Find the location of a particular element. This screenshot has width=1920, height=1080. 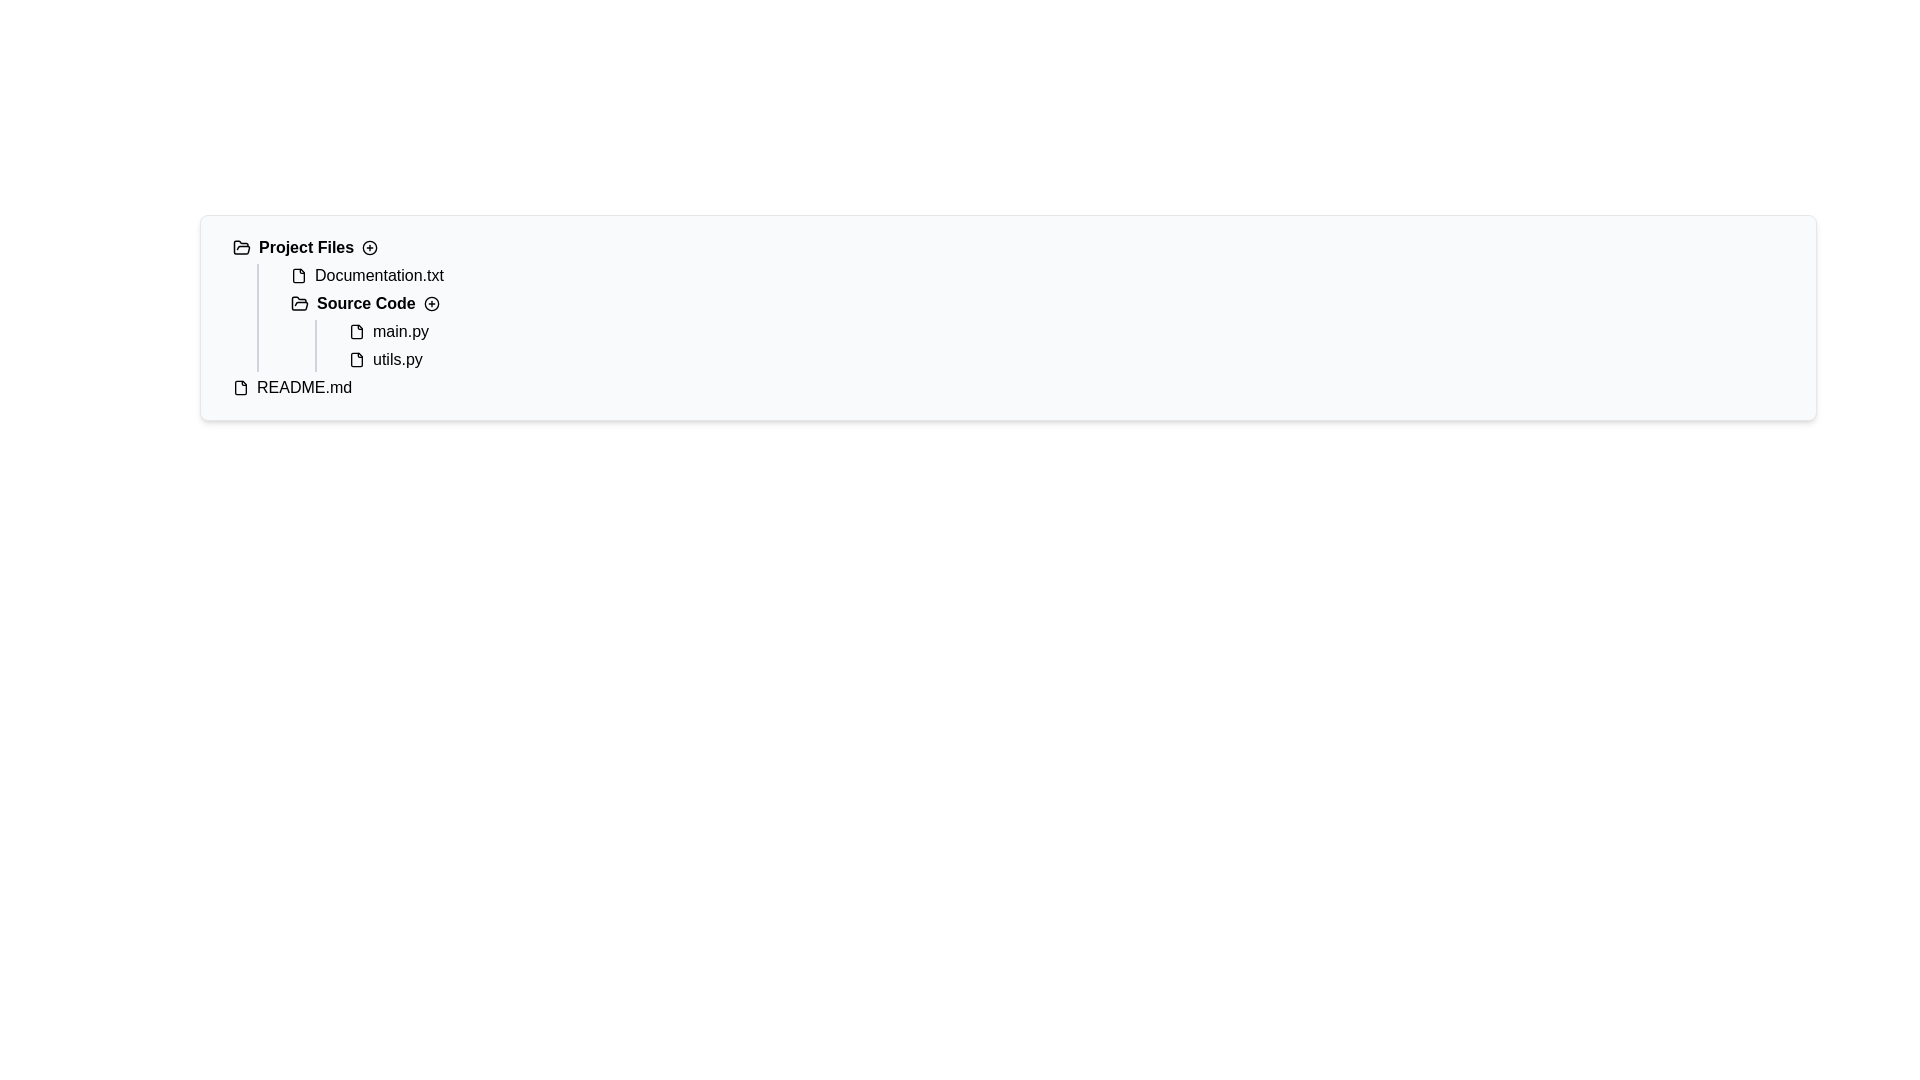

the file icon representing the 'README.md' file is located at coordinates (240, 388).